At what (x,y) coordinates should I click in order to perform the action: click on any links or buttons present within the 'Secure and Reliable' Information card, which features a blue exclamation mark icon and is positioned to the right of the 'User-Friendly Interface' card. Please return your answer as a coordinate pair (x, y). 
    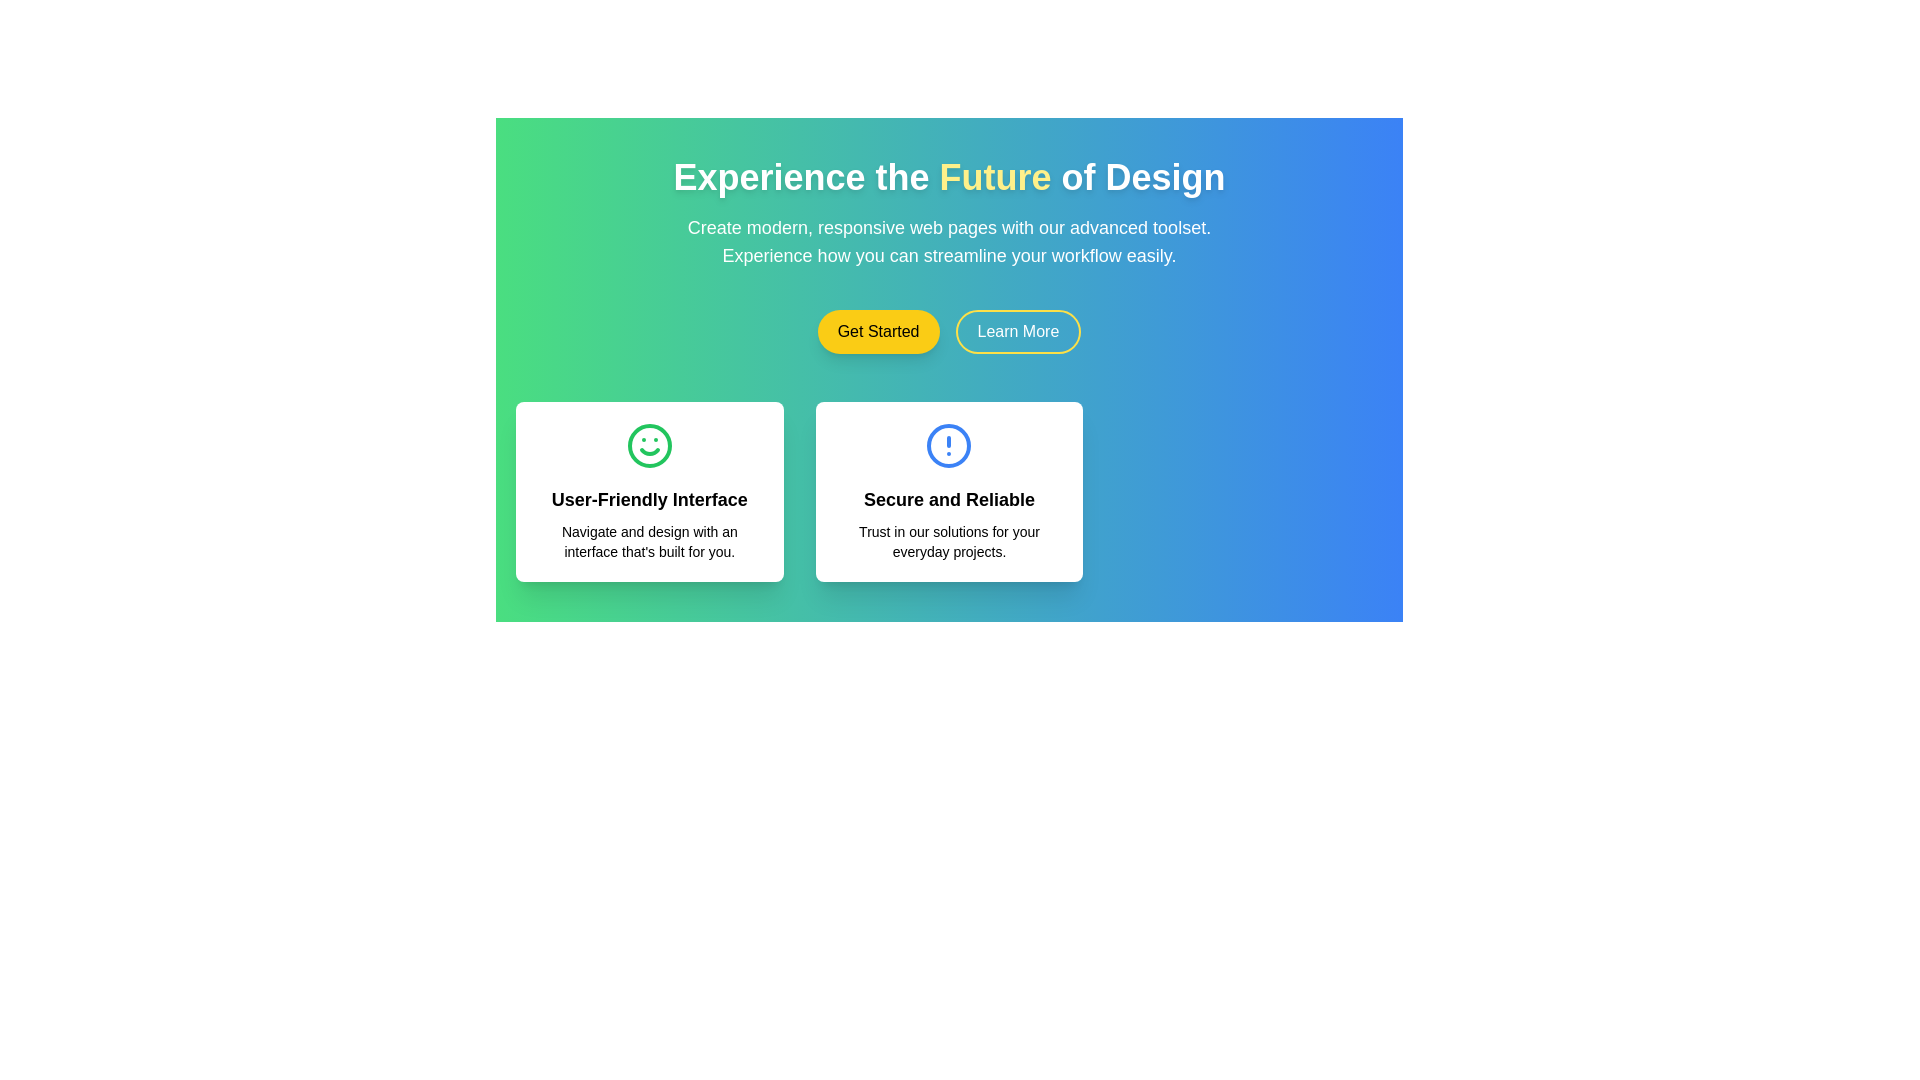
    Looking at the image, I should click on (948, 492).